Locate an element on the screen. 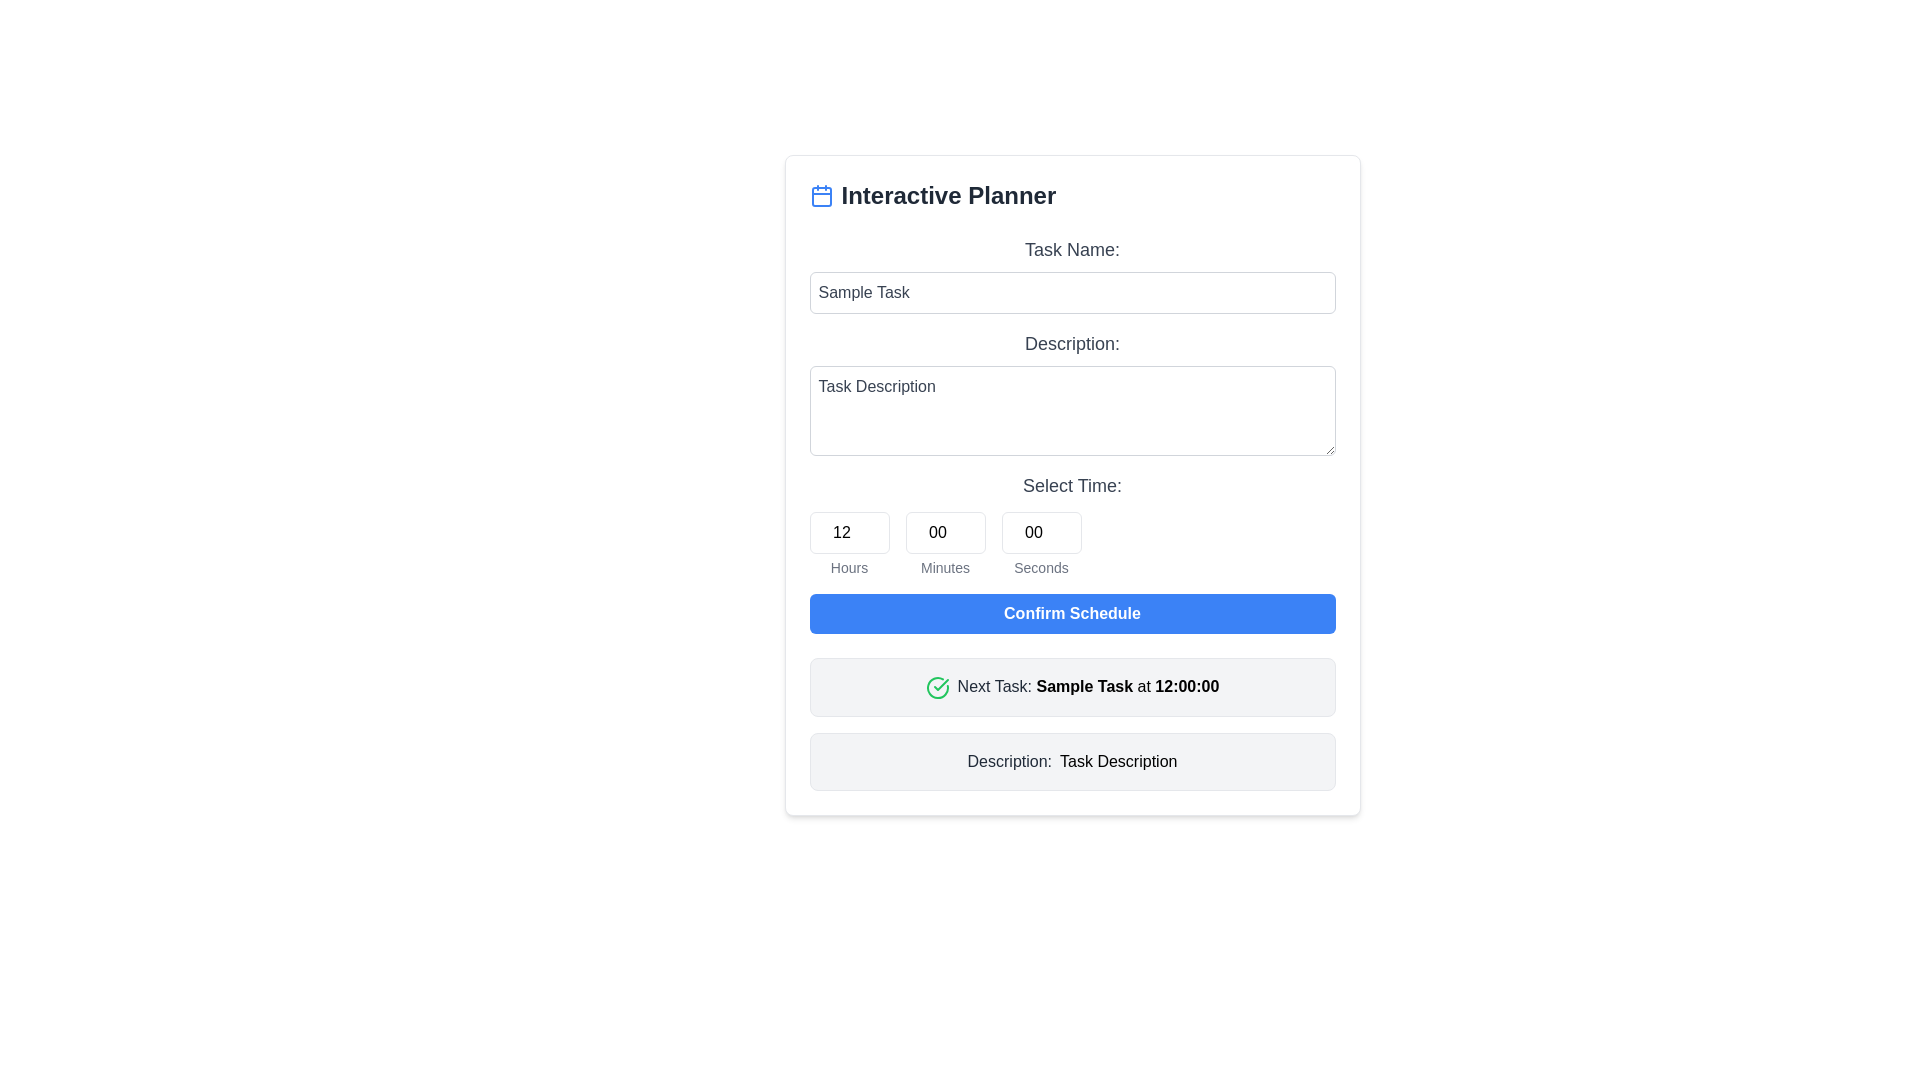 The image size is (1920, 1080). the descriptive title text label for the input field labeled 'Task Description', which is located below the 'Task Name:' label in the interactive planner interface is located at coordinates (1071, 342).